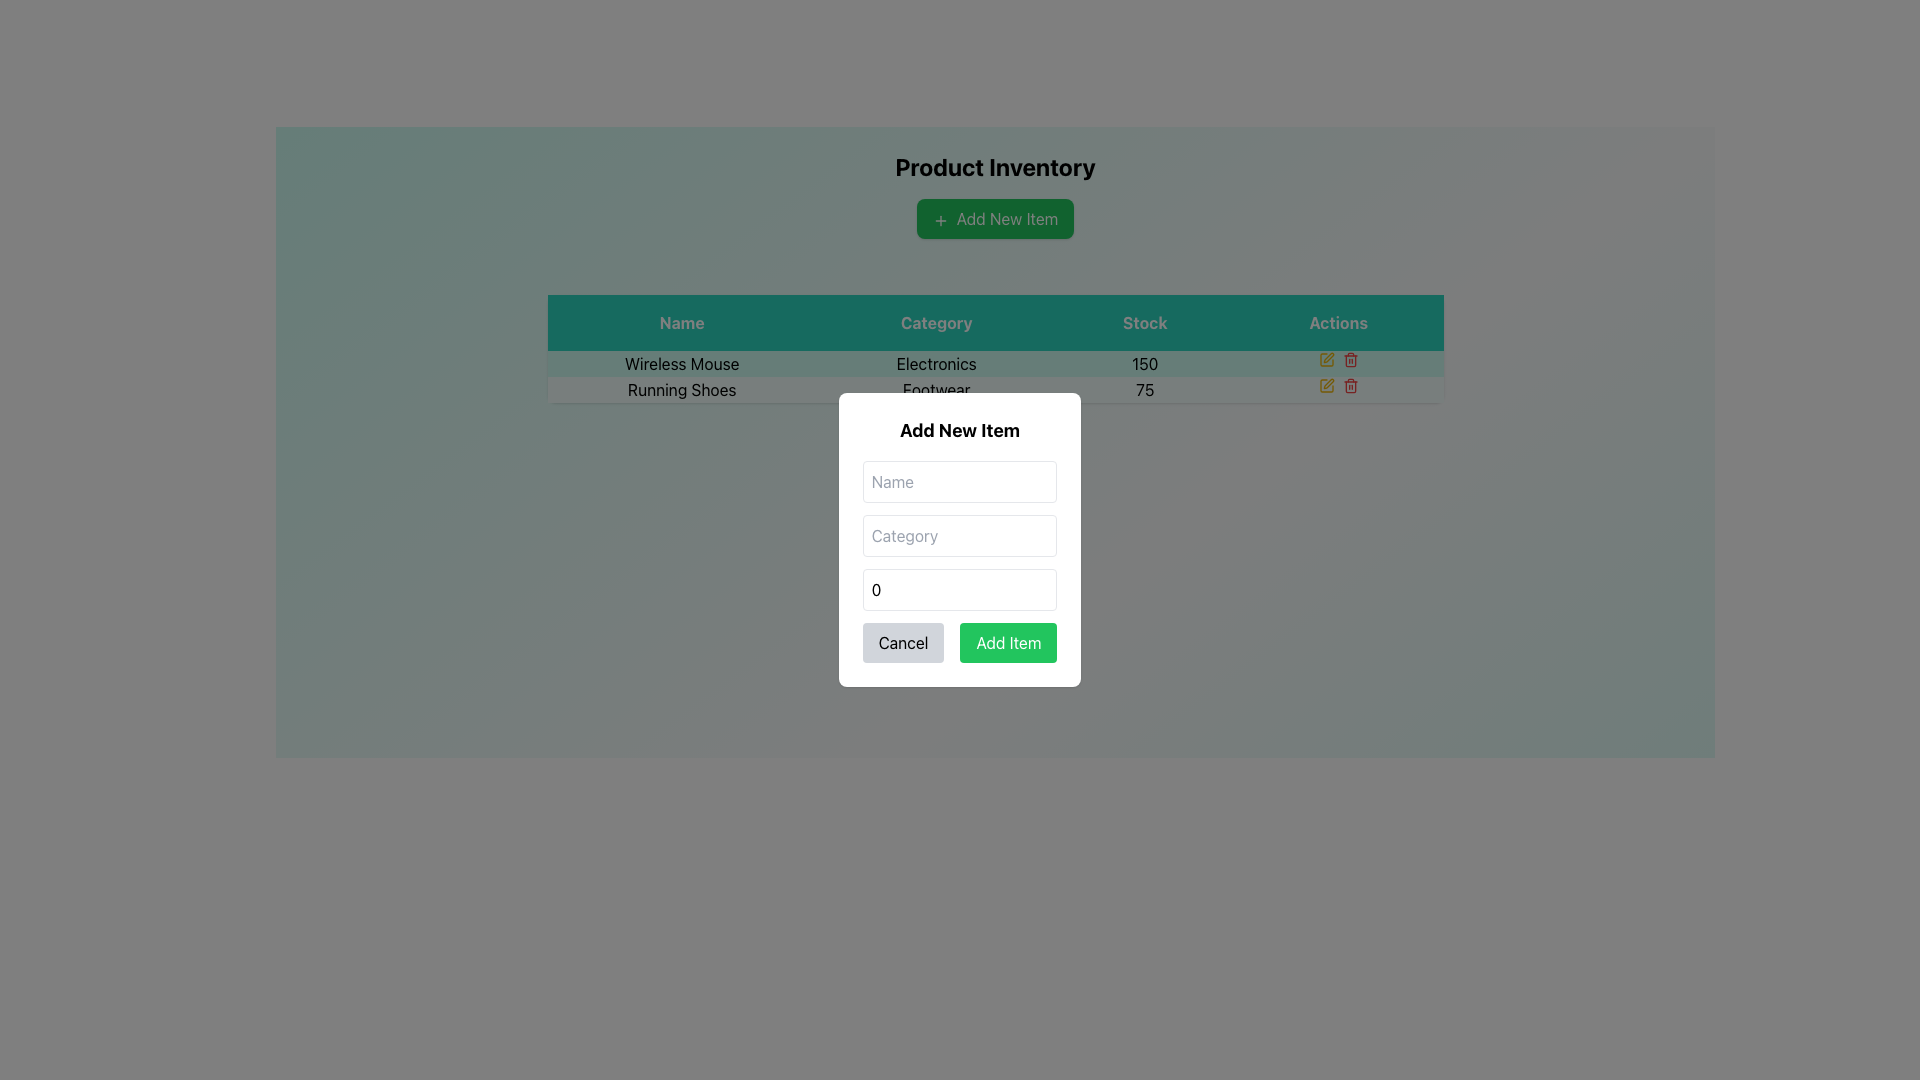  Describe the element at coordinates (1008, 643) in the screenshot. I see `the 'Add' button located at the lower-right corner of the modal dialog box` at that location.